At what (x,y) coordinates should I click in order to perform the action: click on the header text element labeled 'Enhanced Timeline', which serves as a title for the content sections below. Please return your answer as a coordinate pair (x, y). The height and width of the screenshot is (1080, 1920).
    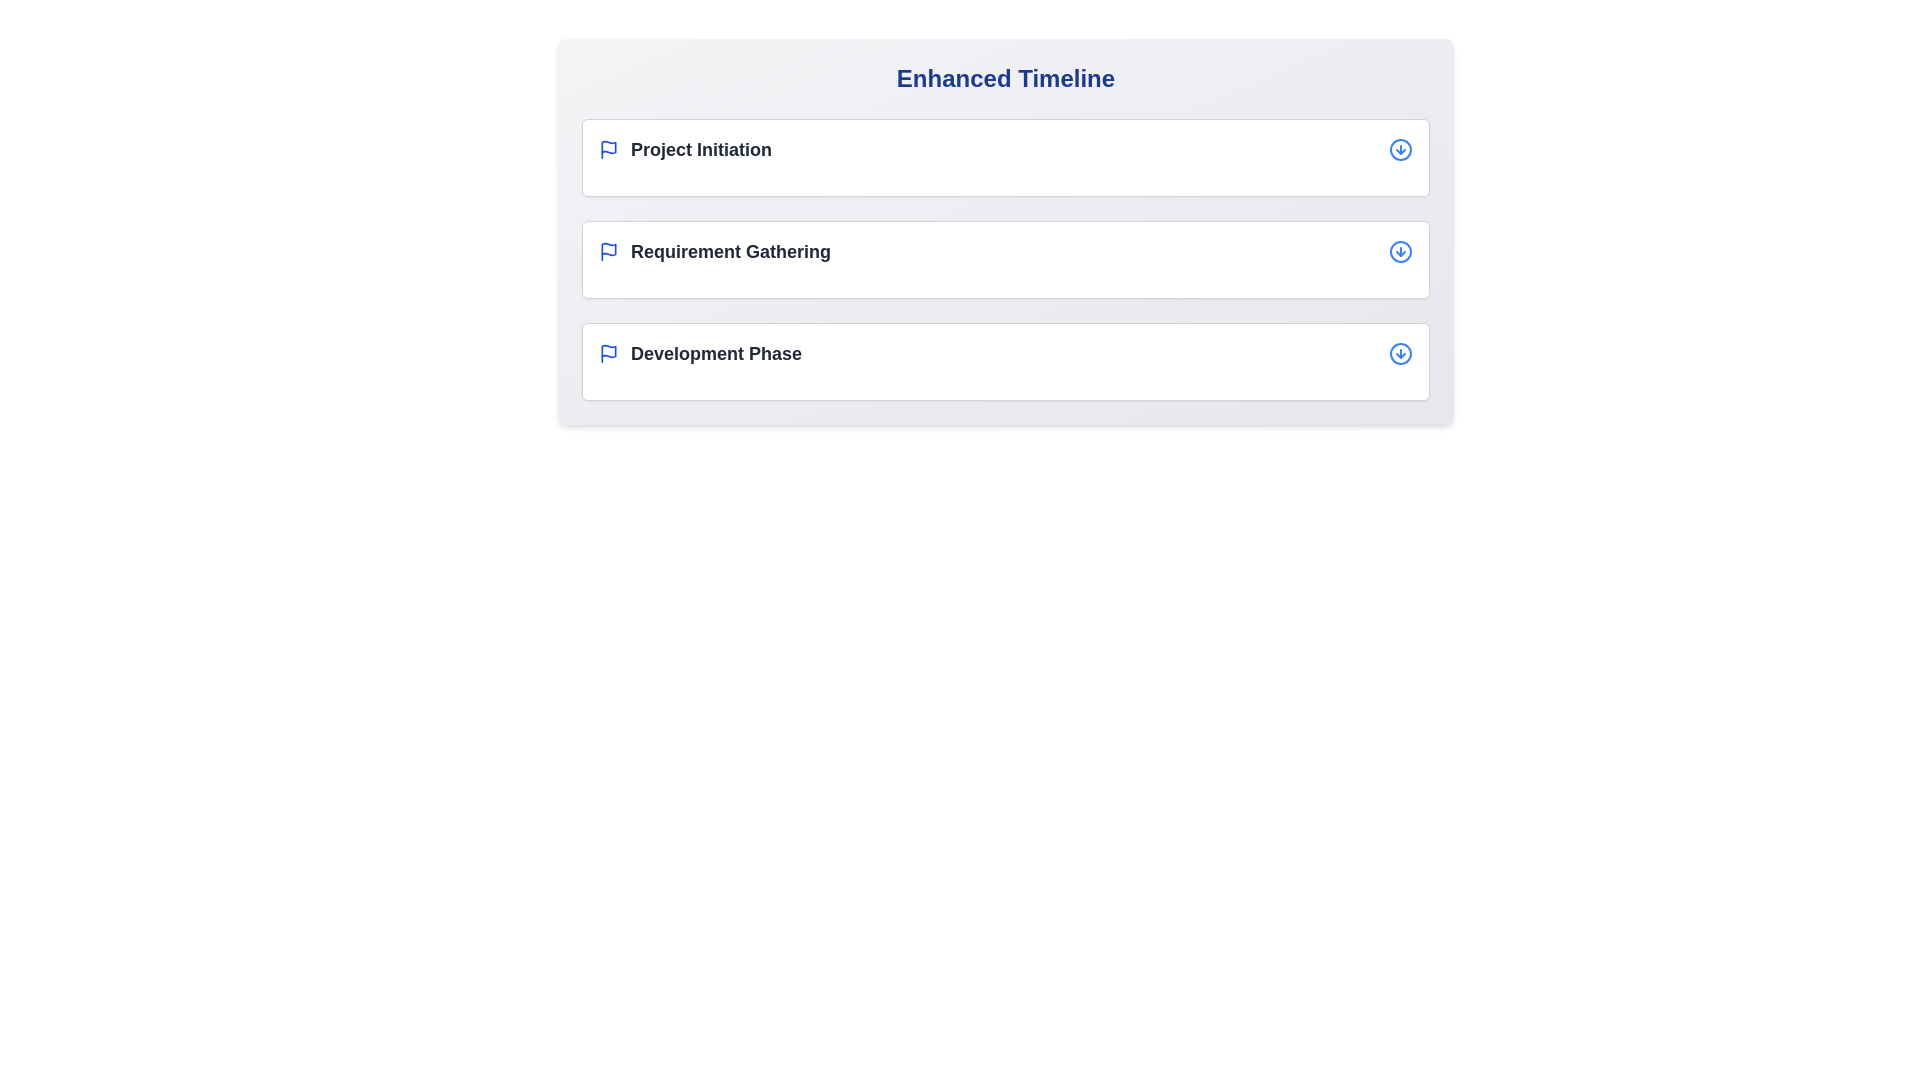
    Looking at the image, I should click on (1006, 77).